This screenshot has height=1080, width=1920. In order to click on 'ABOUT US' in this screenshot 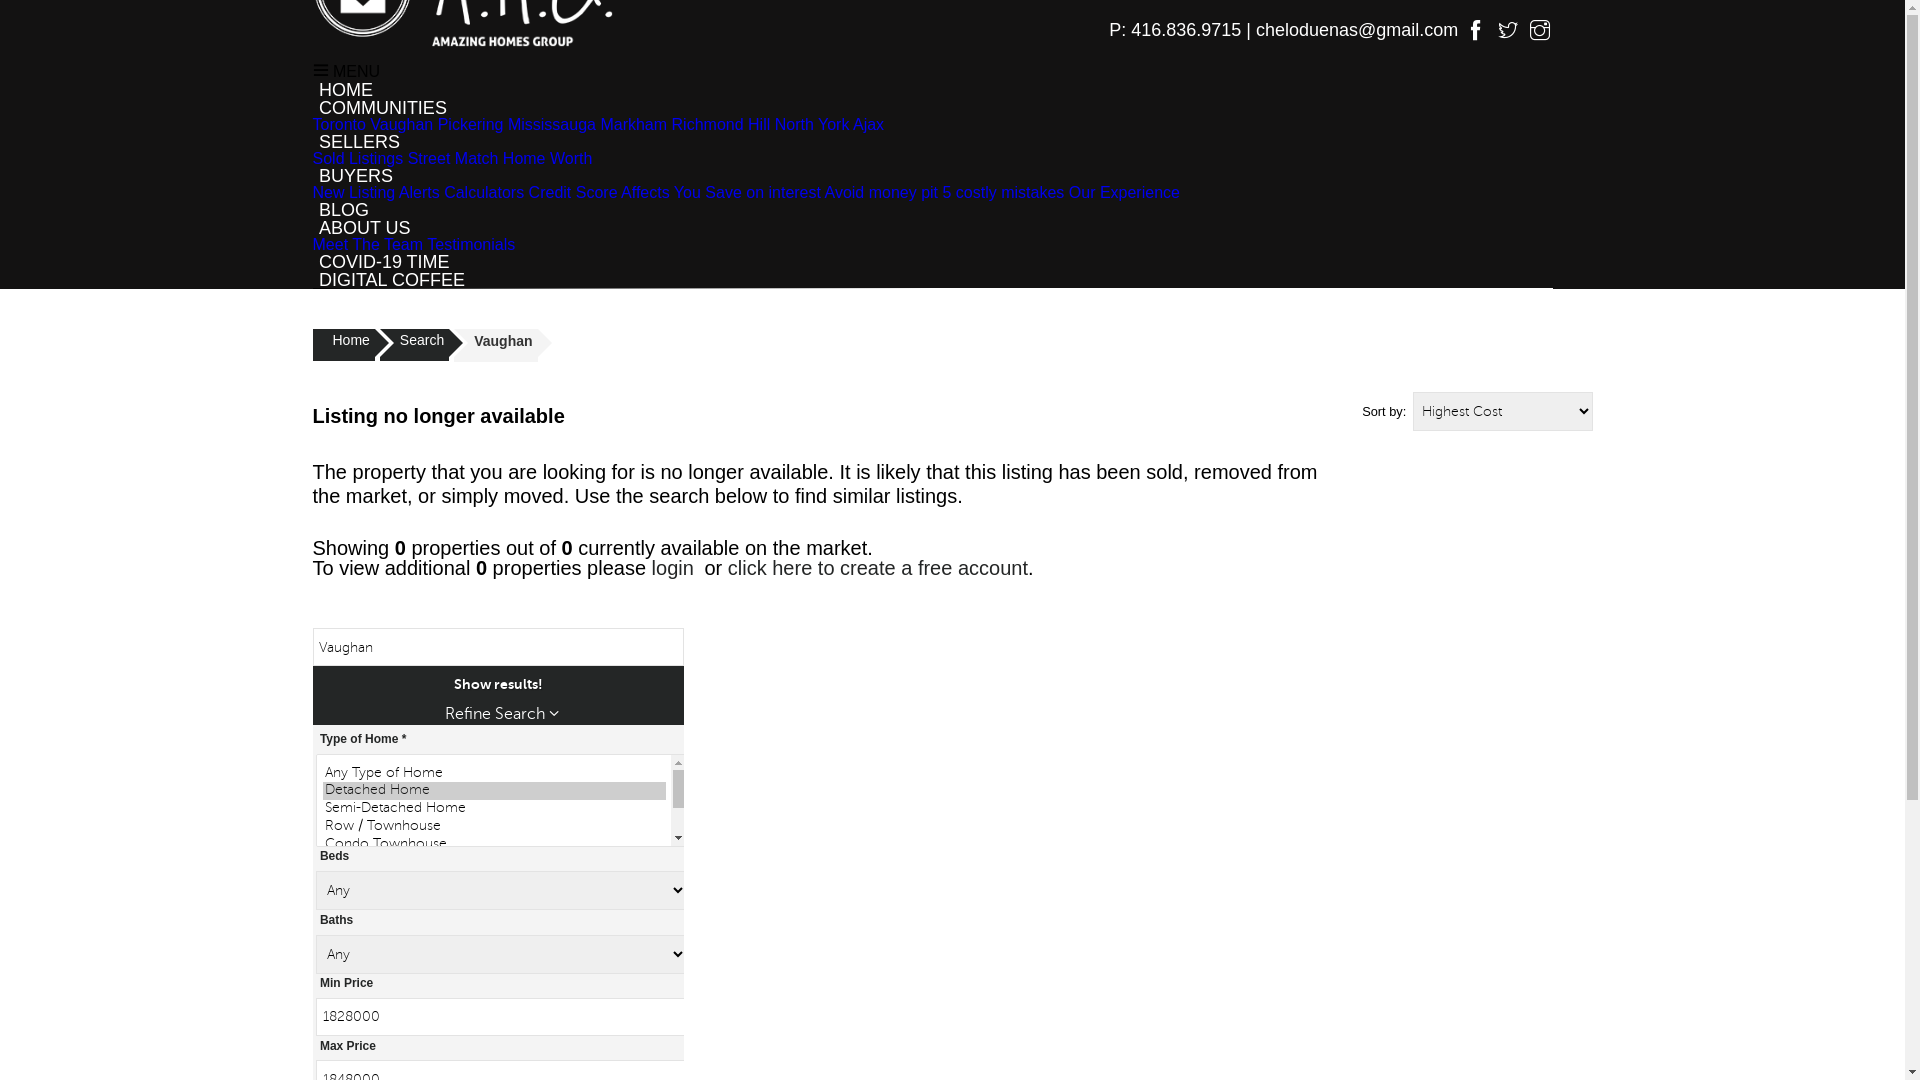, I will do `click(364, 226)`.